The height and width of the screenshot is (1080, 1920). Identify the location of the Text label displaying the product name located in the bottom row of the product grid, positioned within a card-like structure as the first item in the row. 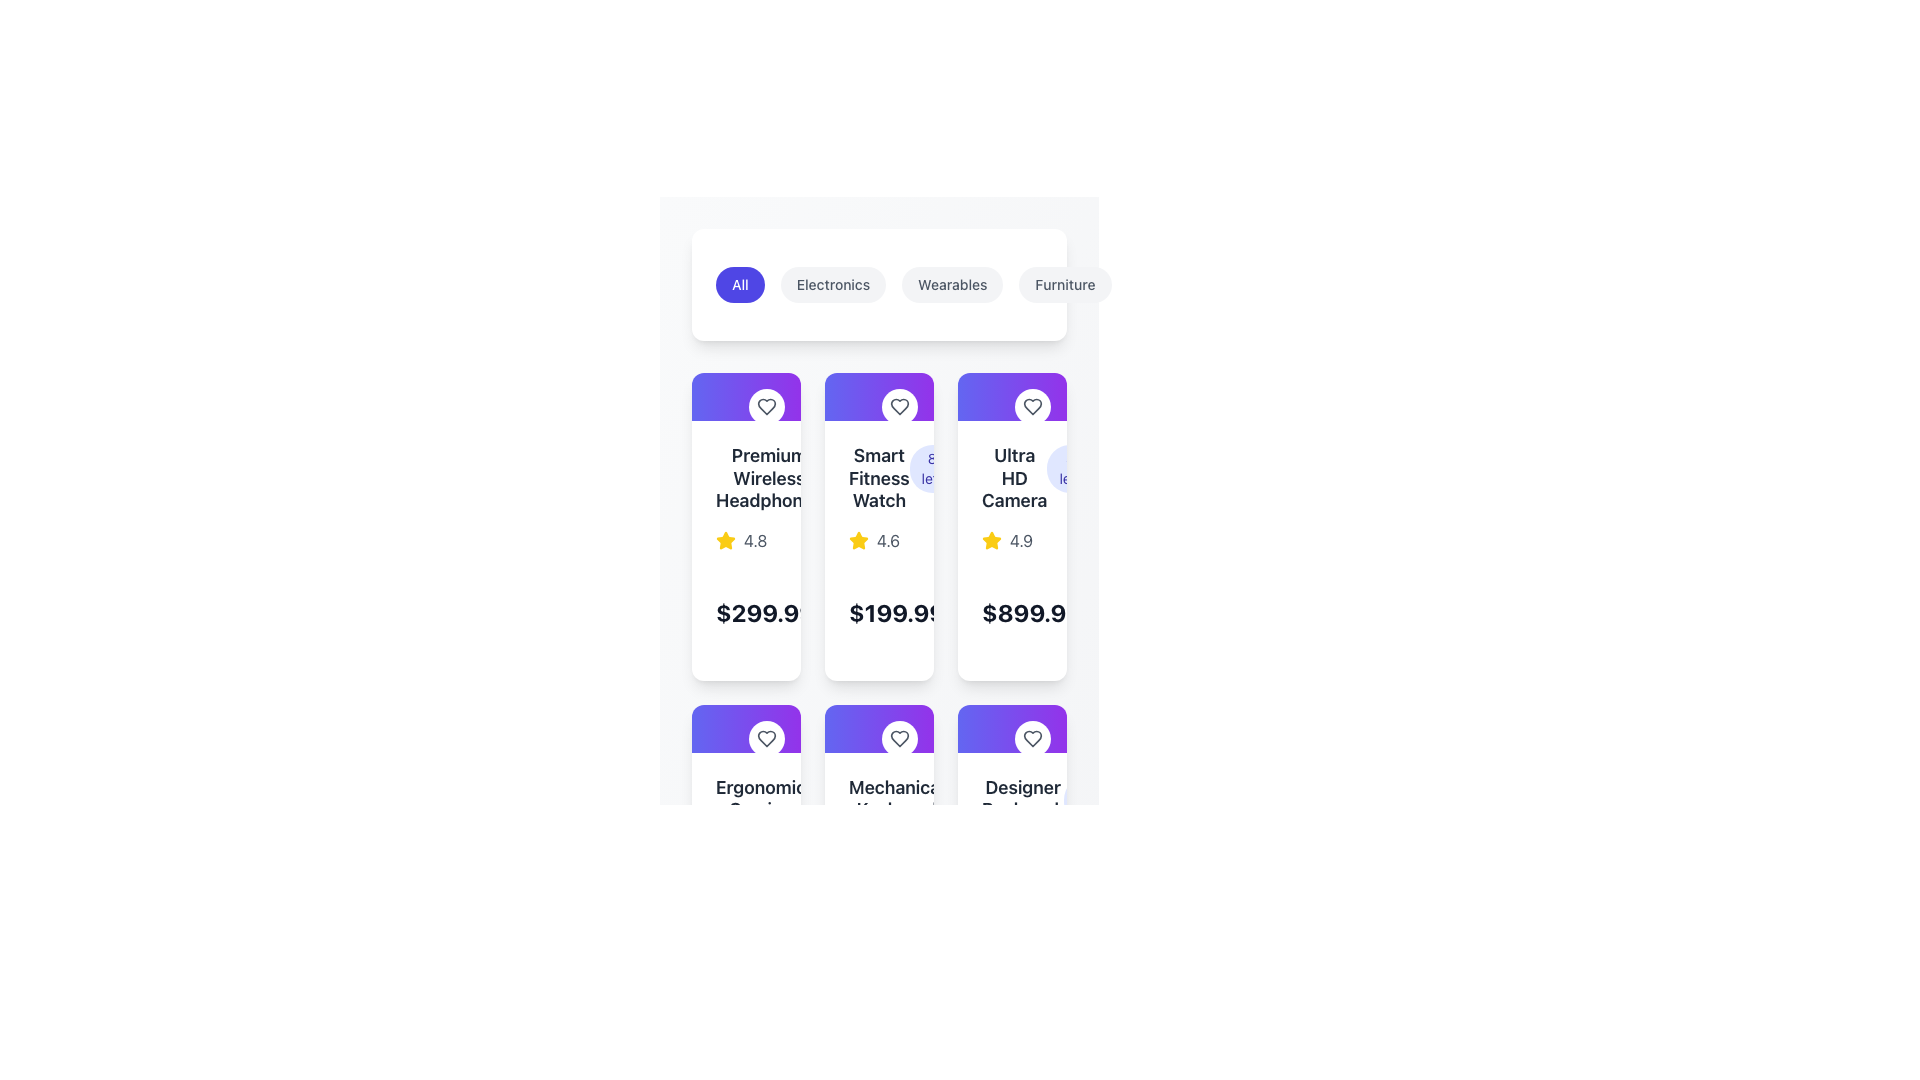
(760, 810).